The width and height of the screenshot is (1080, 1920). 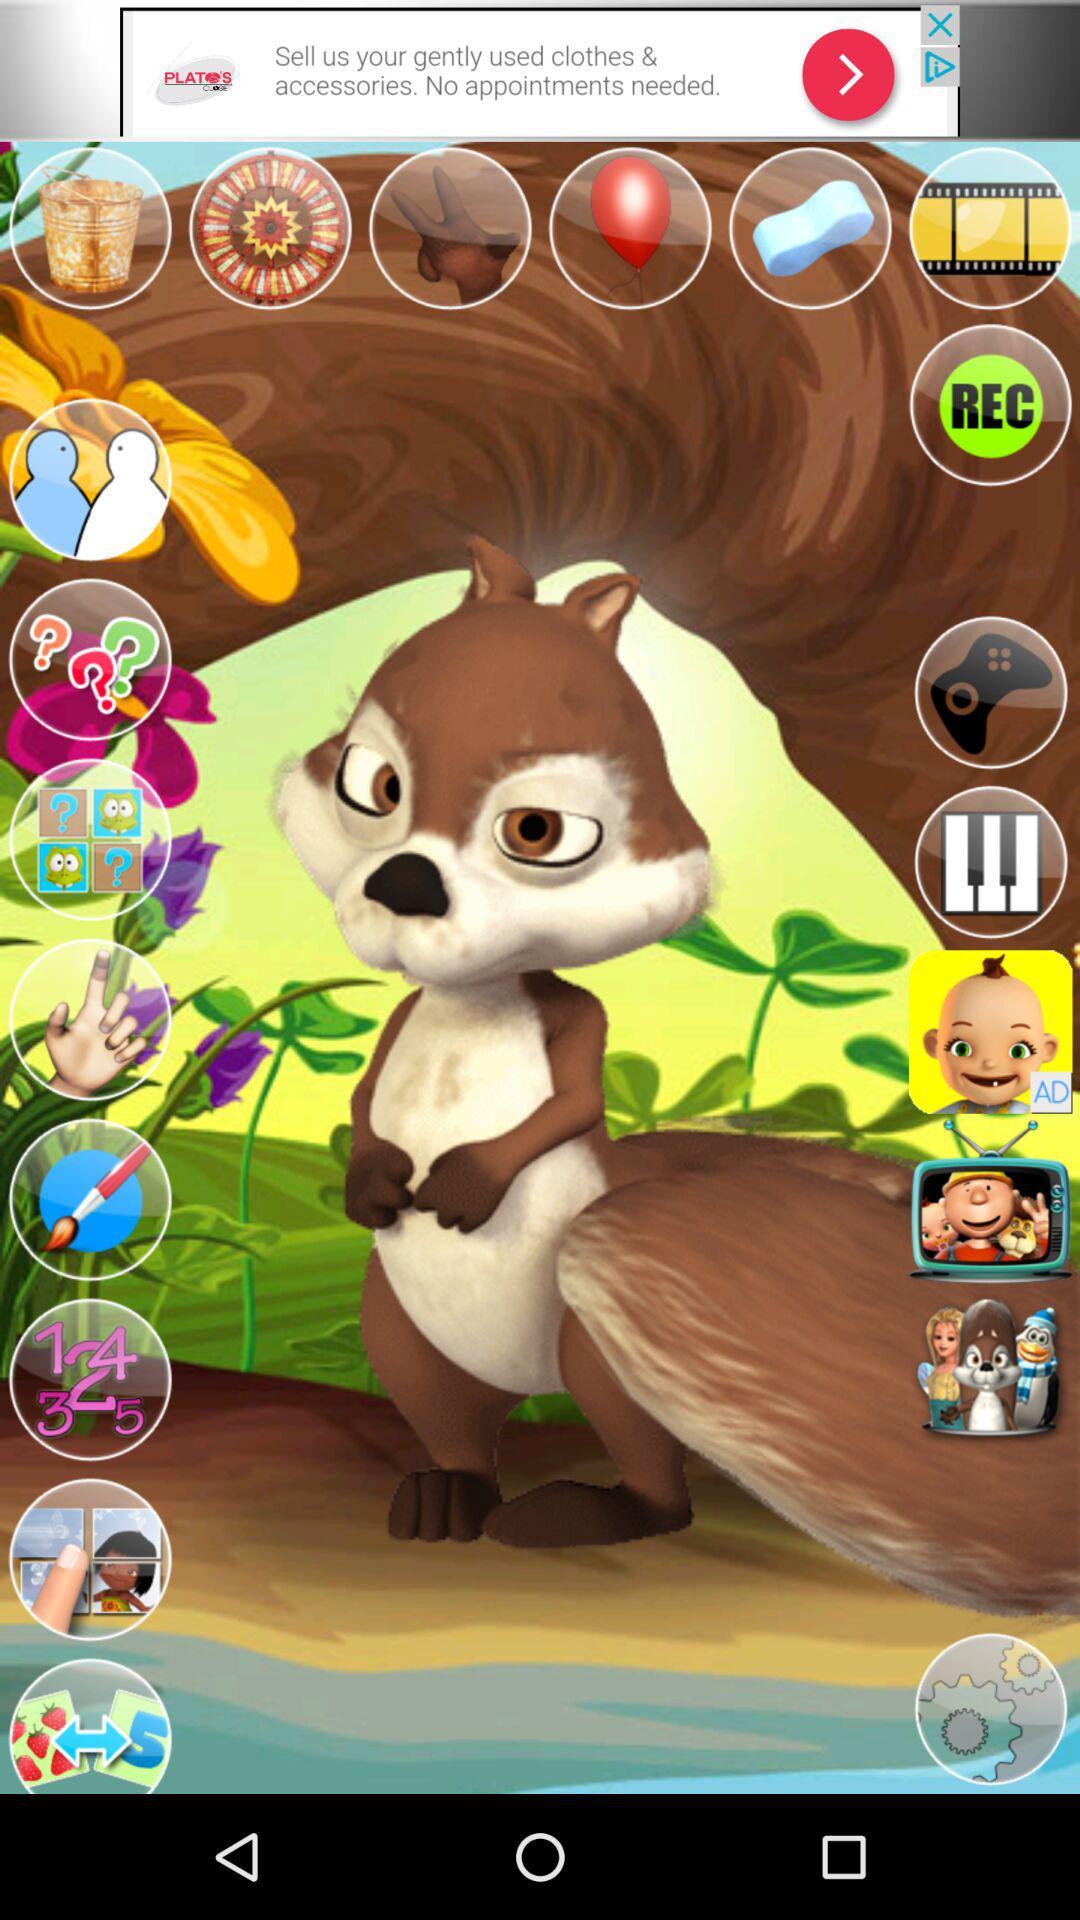 What do you see at coordinates (990, 1829) in the screenshot?
I see `the settings icon` at bounding box center [990, 1829].